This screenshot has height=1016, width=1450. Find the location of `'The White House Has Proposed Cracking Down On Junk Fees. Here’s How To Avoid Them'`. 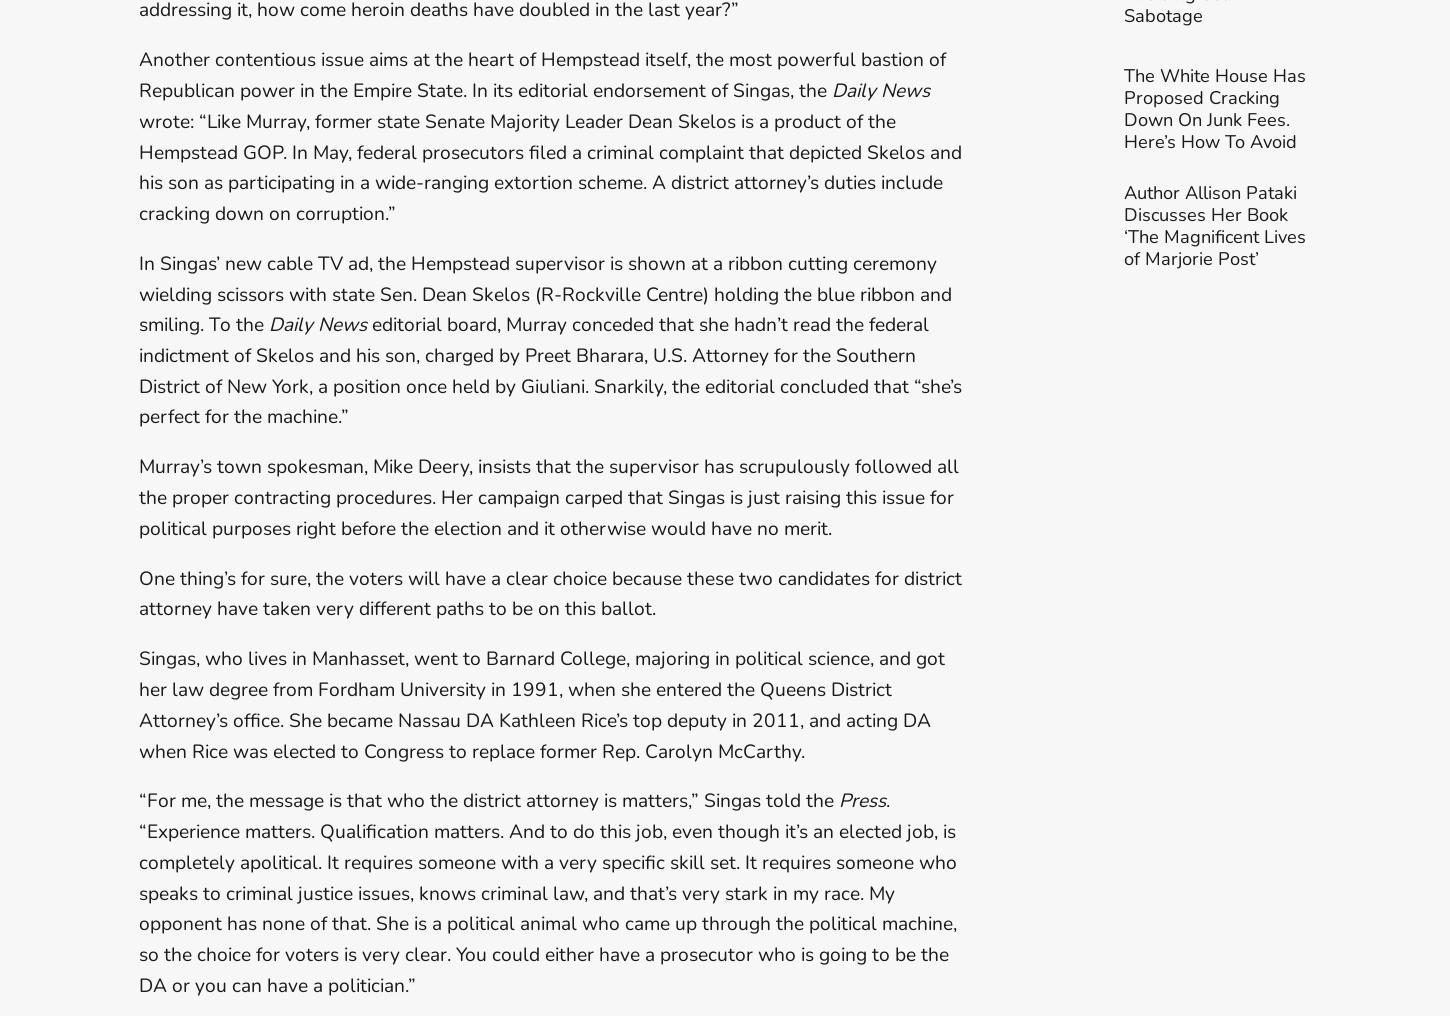

'The White House Has Proposed Cracking Down On Junk Fees. Here’s How To Avoid Them' is located at coordinates (1122, 163).